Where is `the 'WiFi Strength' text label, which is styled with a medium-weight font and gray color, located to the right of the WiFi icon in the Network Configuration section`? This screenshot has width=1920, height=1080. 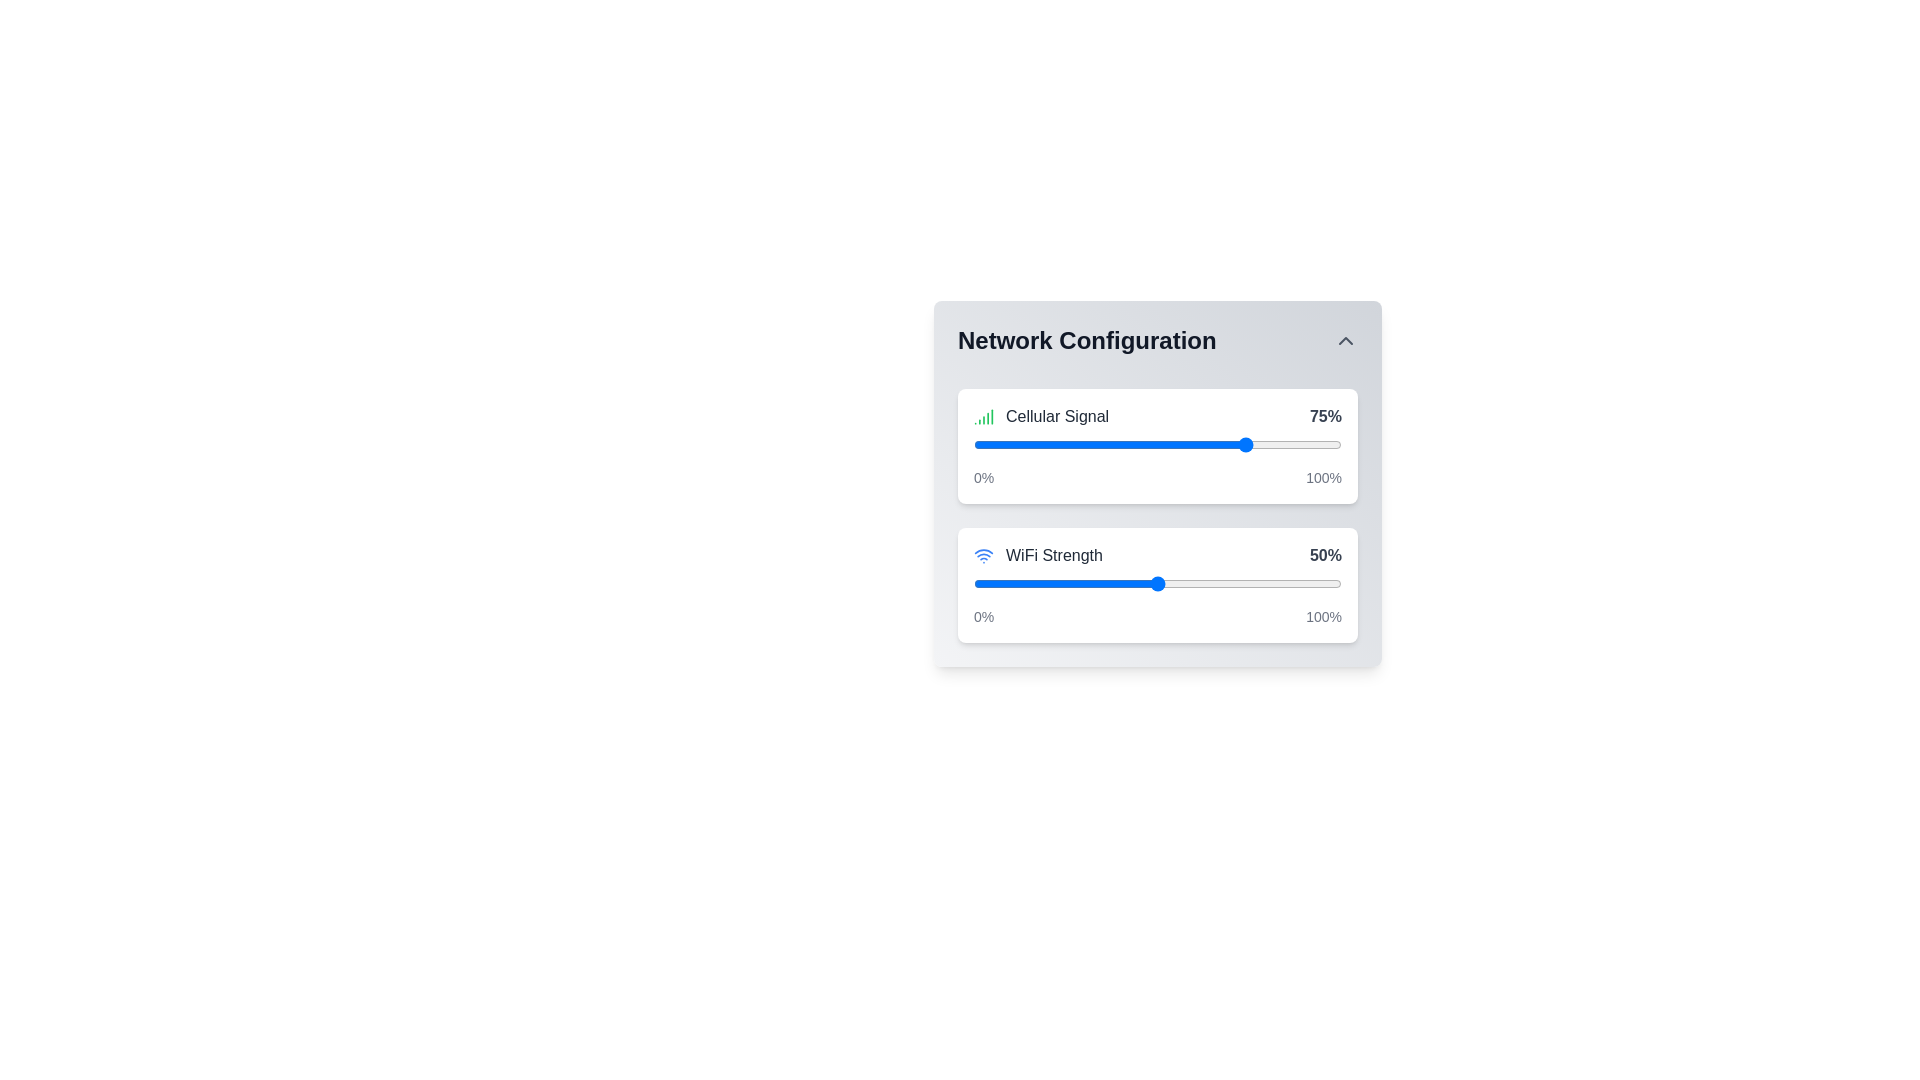 the 'WiFi Strength' text label, which is styled with a medium-weight font and gray color, located to the right of the WiFi icon in the Network Configuration section is located at coordinates (1053, 555).